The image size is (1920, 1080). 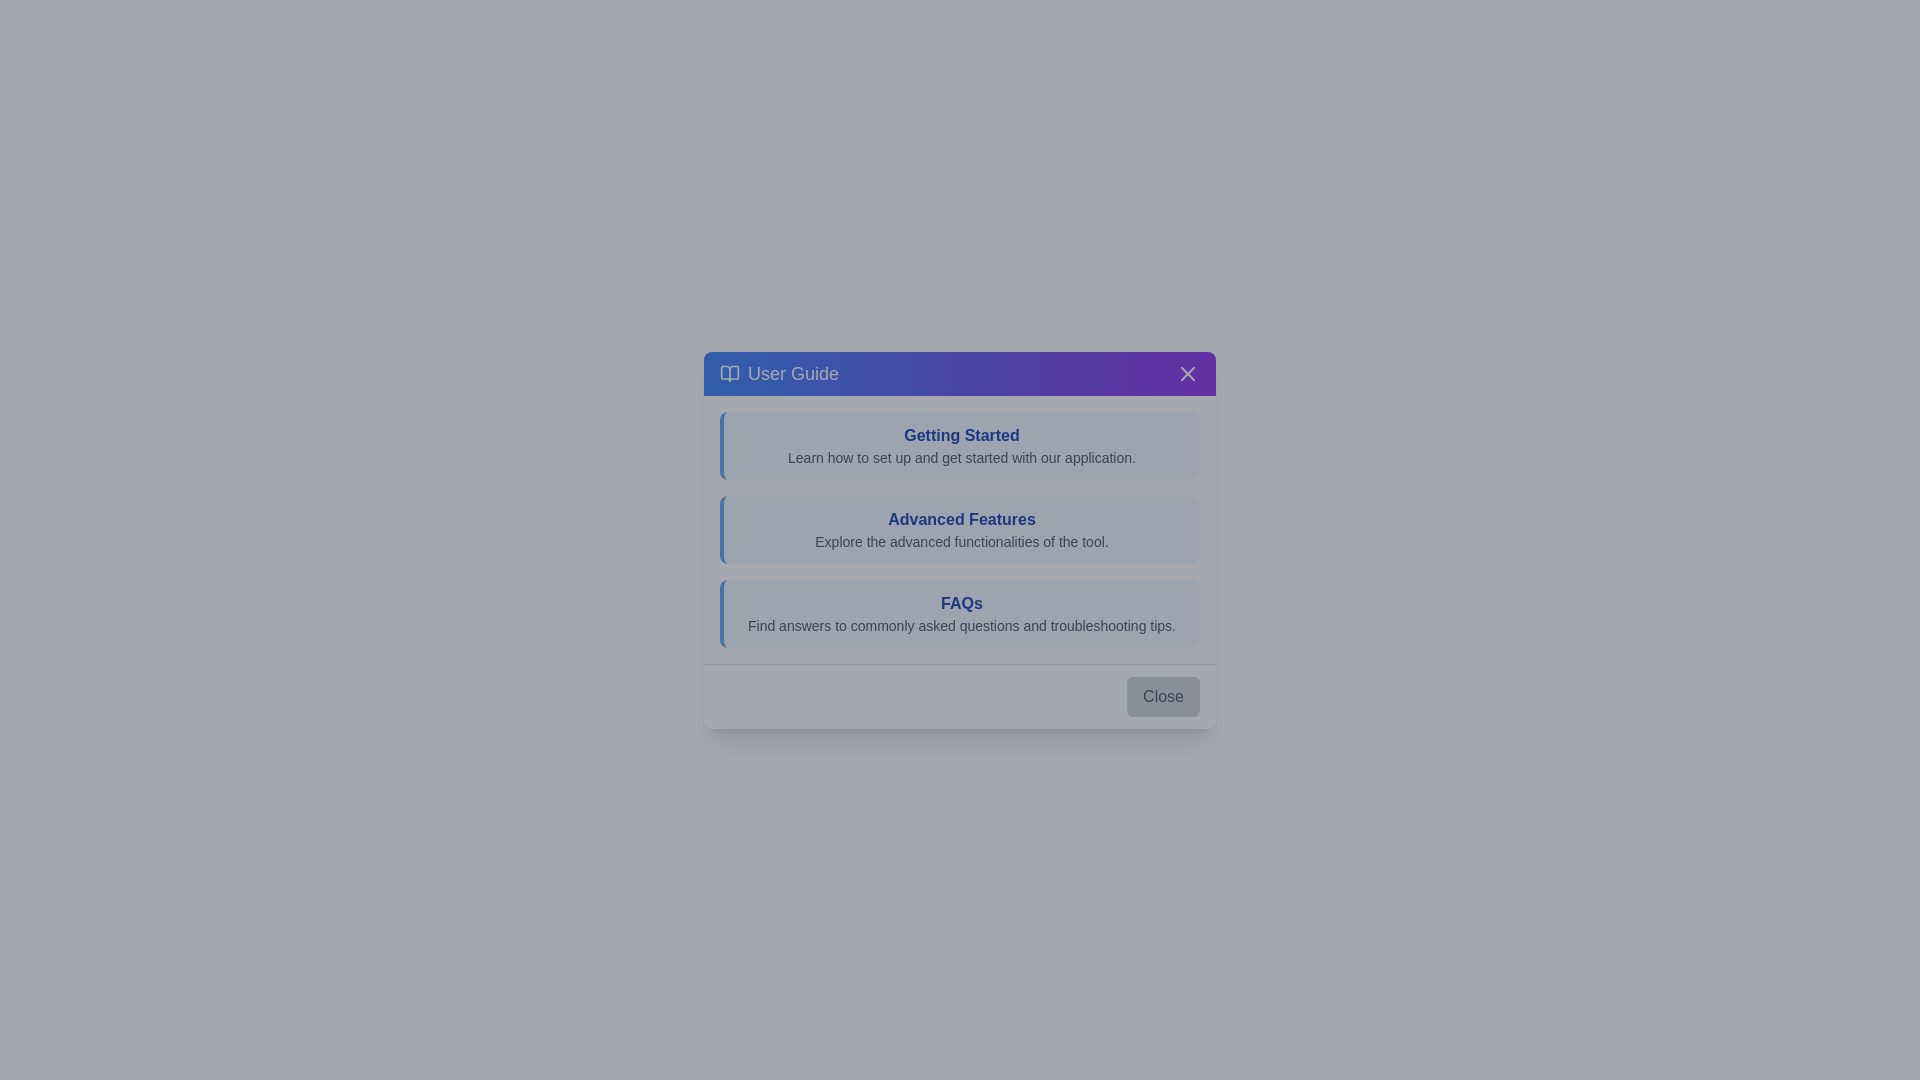 What do you see at coordinates (778, 373) in the screenshot?
I see `the Text Label with Icon that serves as the title for the dialog or modal section, located in the top-left corner of the header` at bounding box center [778, 373].